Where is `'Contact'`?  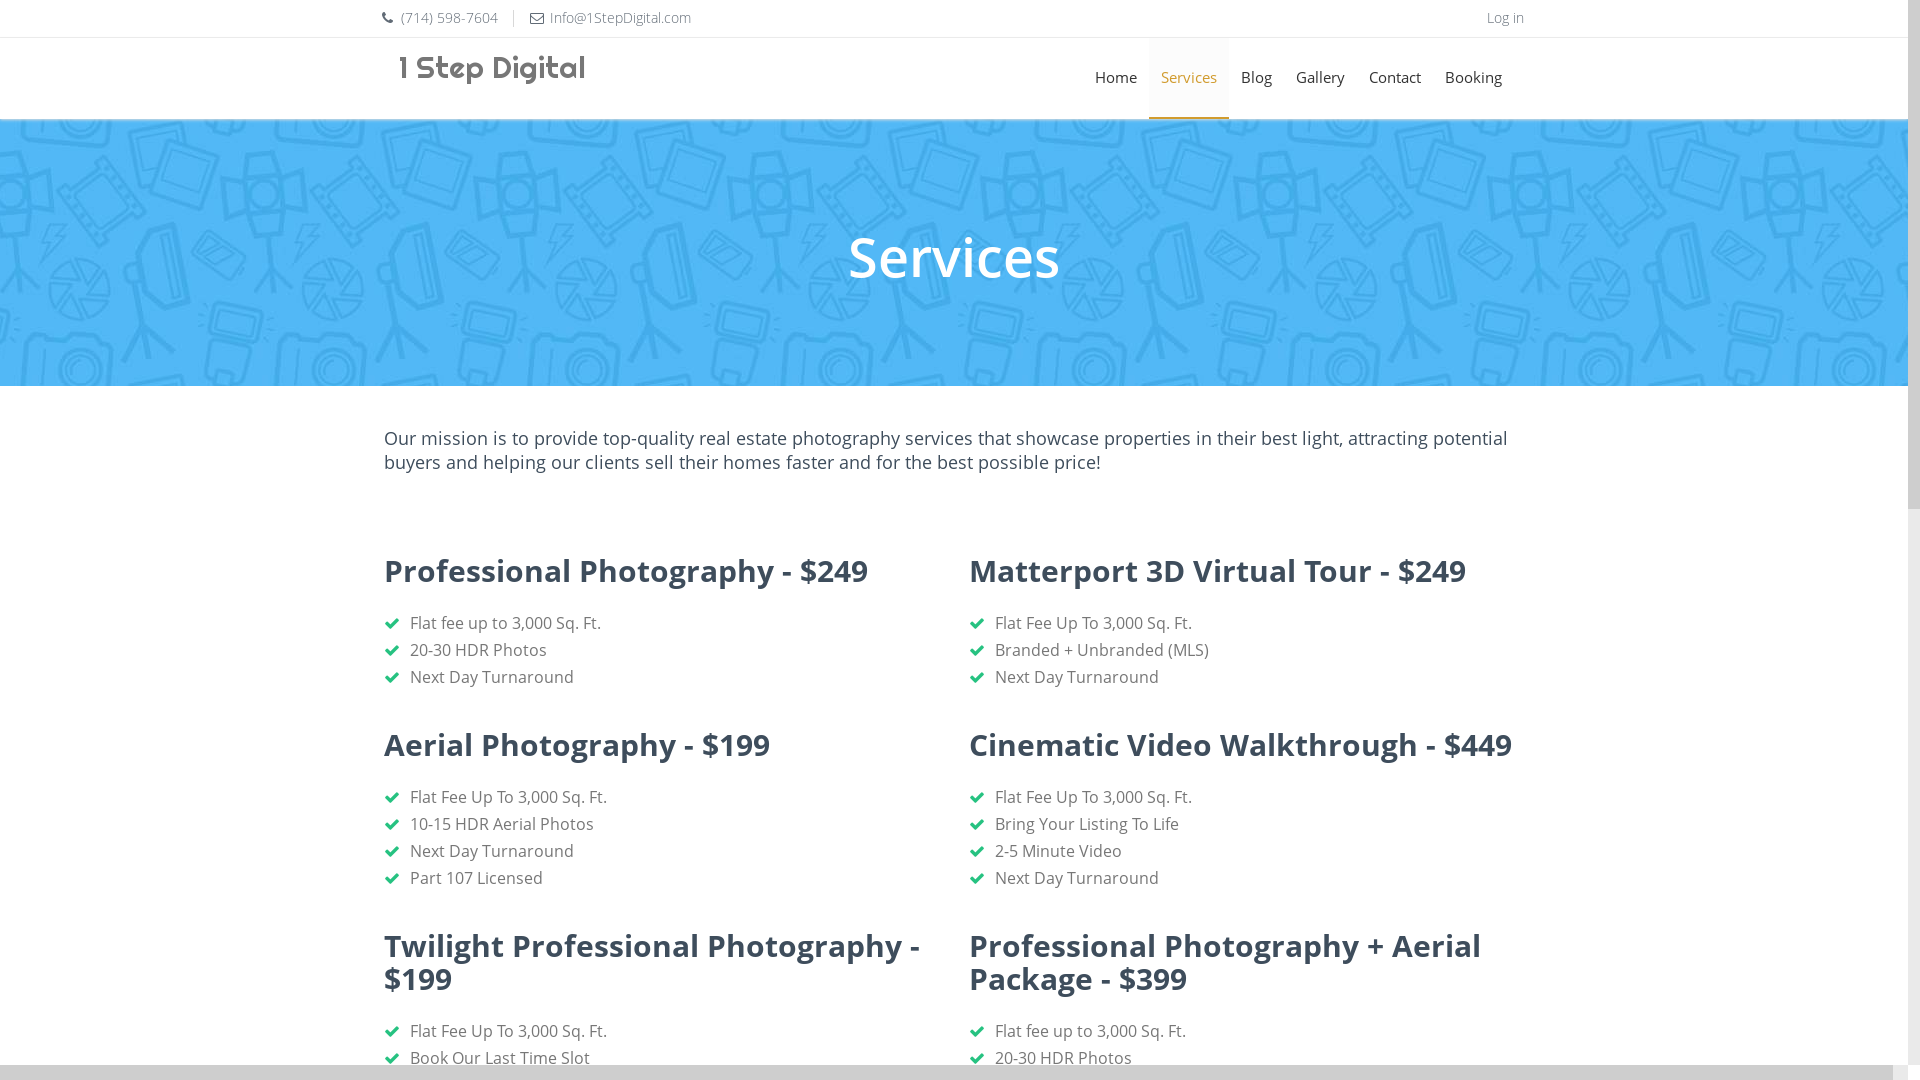
'Contact' is located at coordinates (1357, 76).